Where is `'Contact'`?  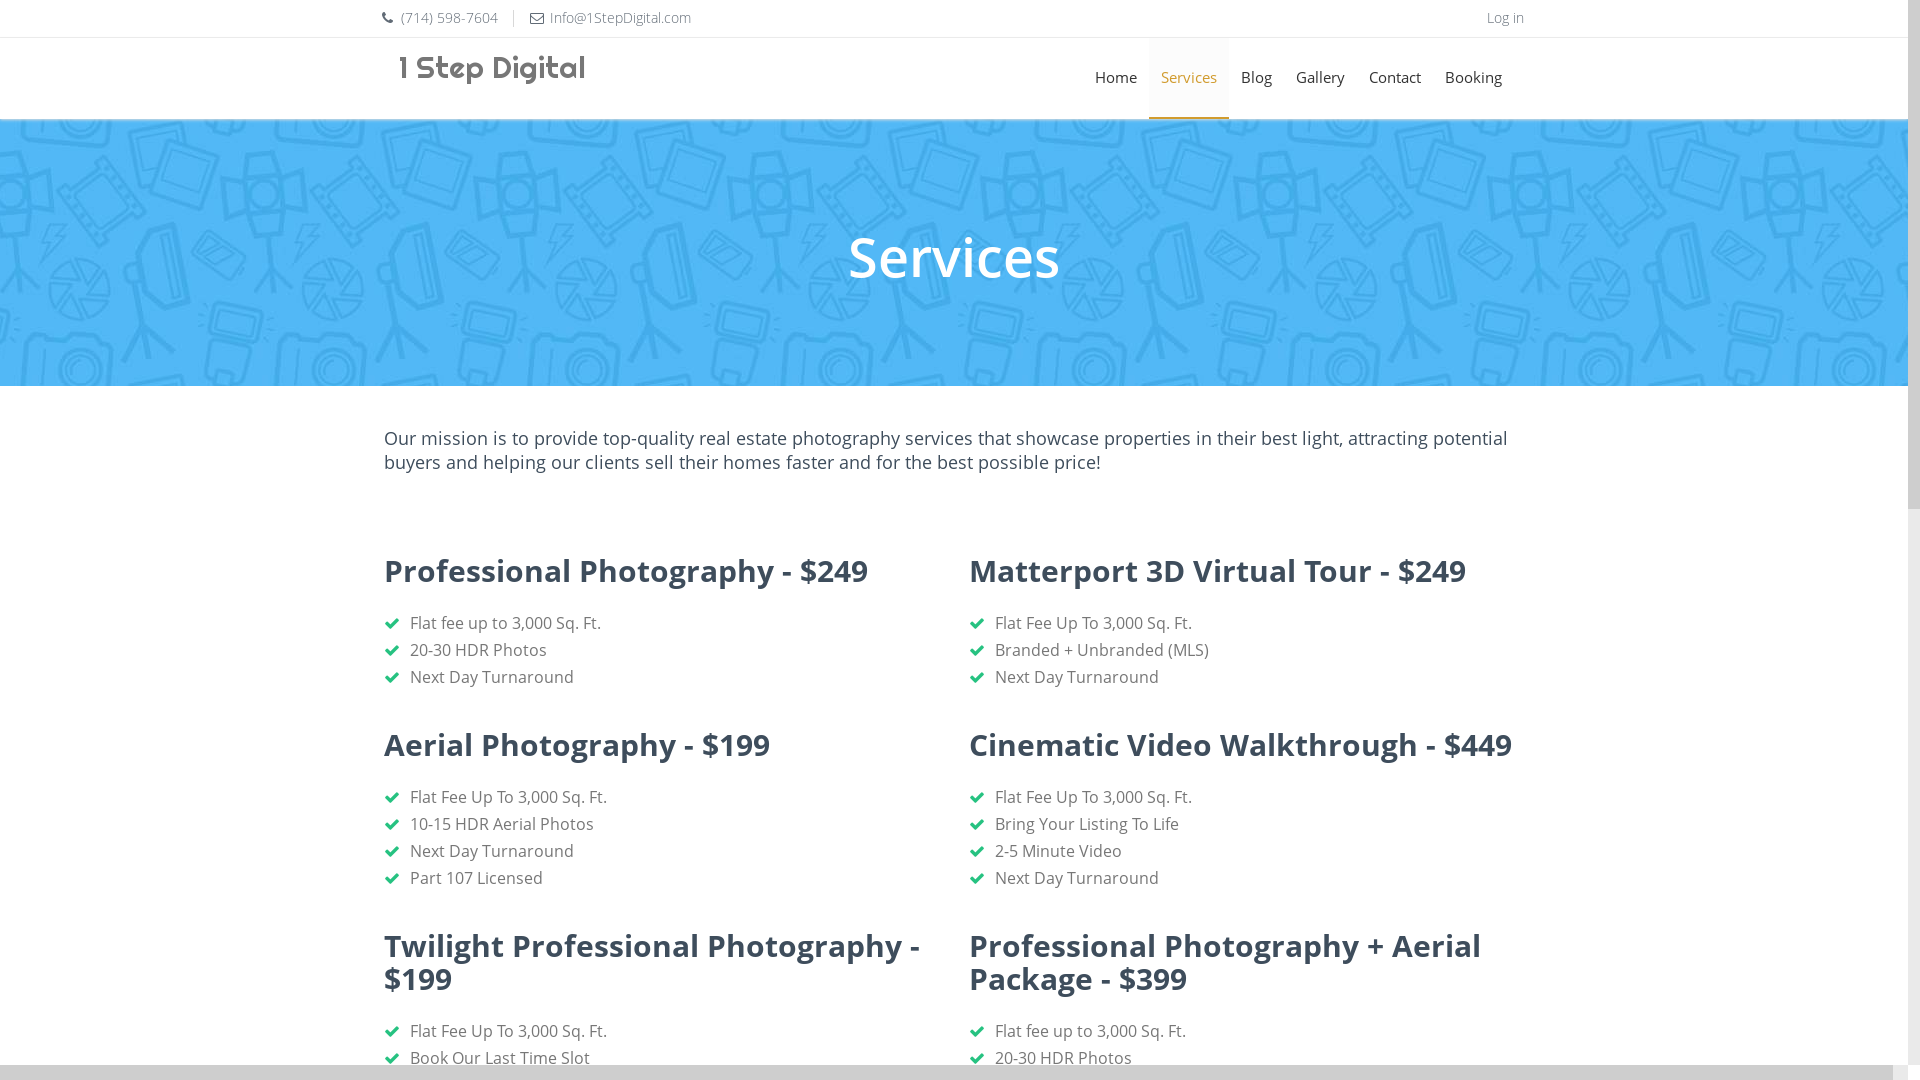
'Contact' is located at coordinates (1357, 76).